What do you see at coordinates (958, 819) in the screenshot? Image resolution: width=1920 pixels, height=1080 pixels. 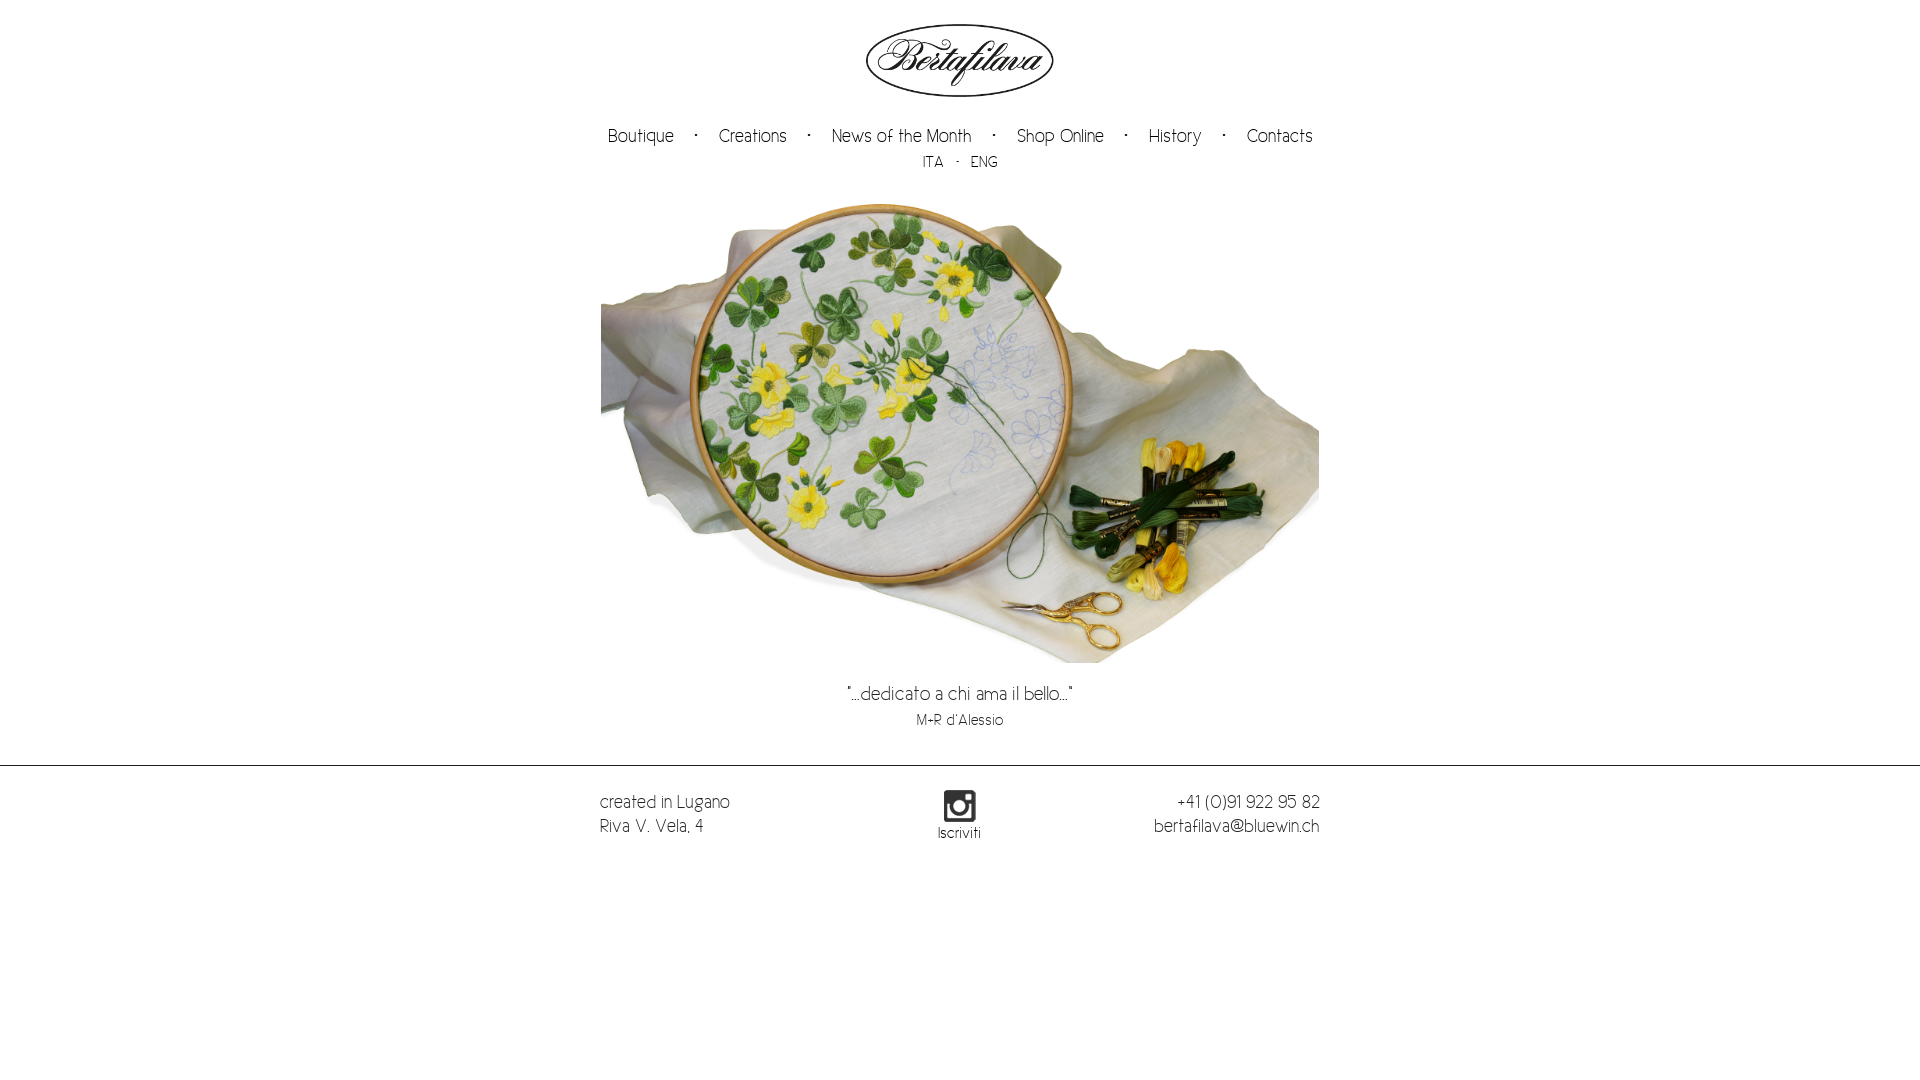 I see `'Iscriviti'` at bounding box center [958, 819].